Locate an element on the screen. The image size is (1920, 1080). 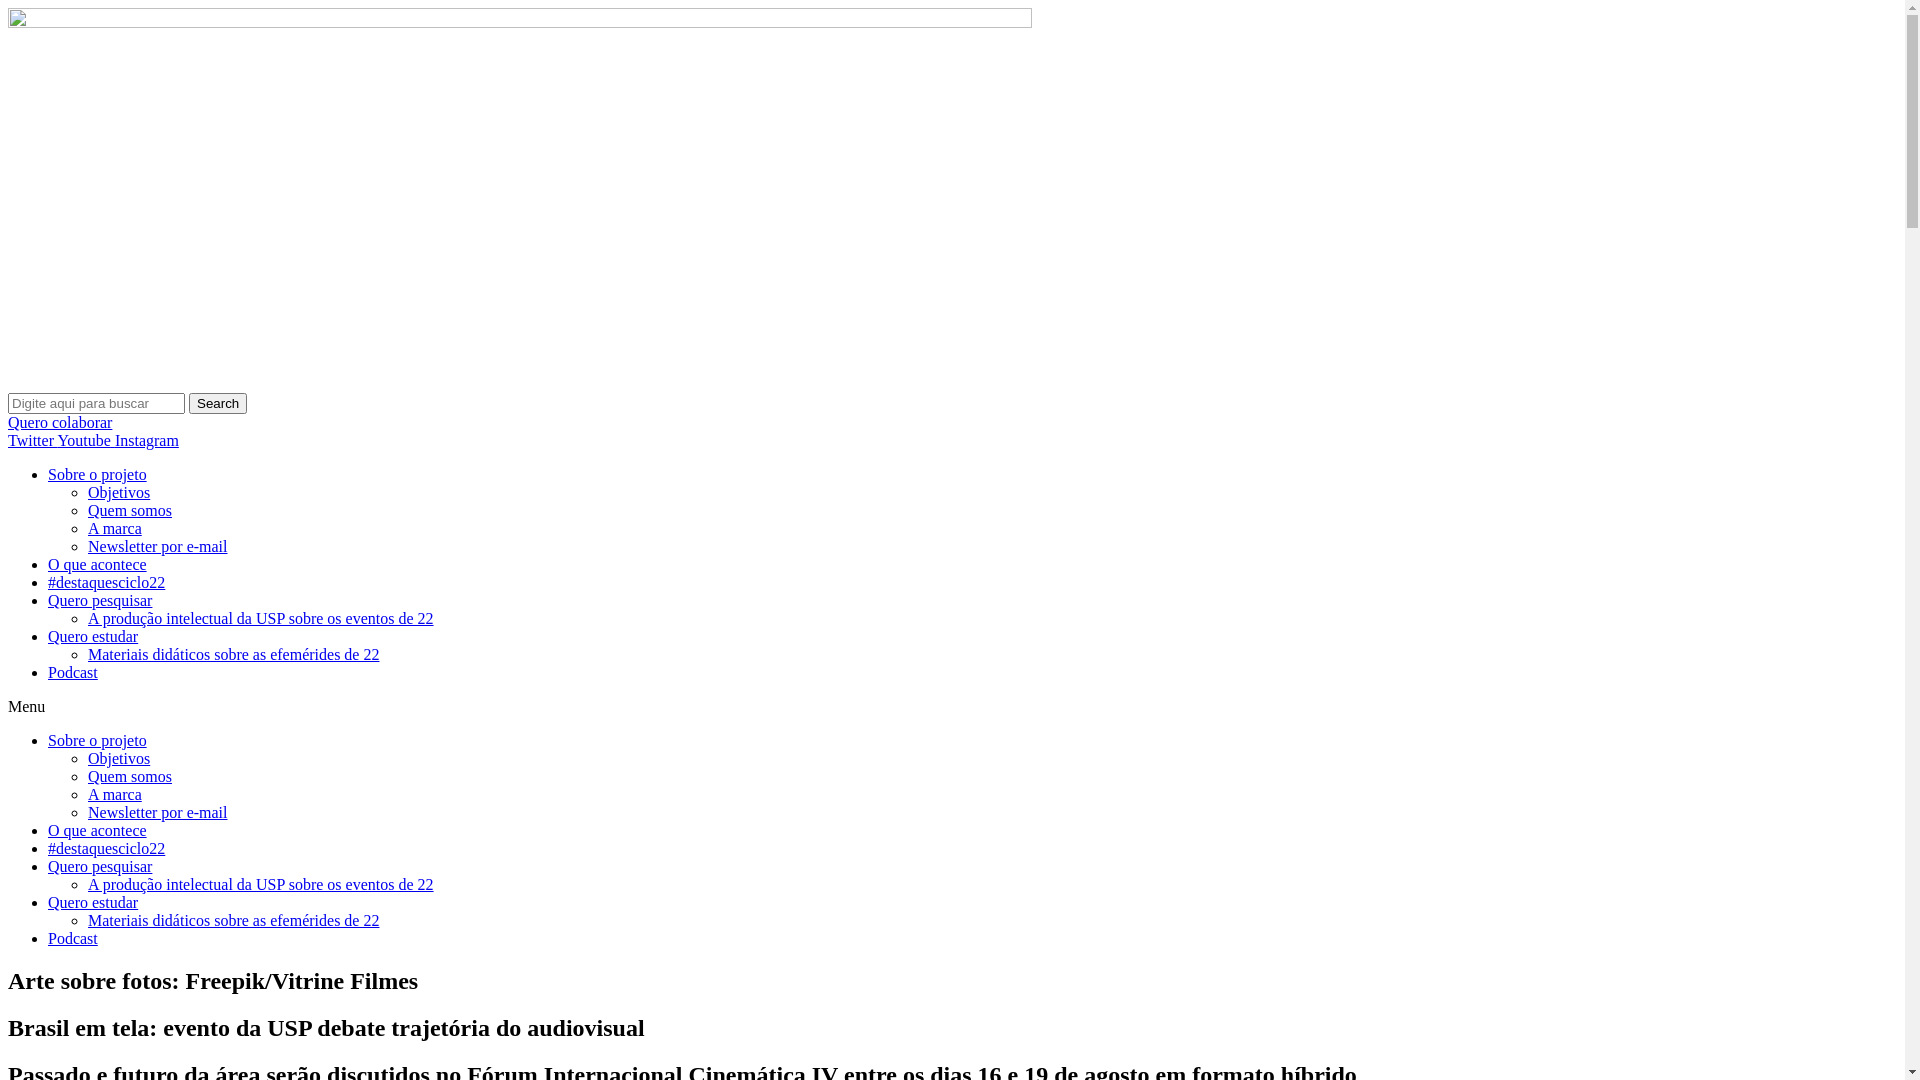
'O que acontece' is located at coordinates (48, 830).